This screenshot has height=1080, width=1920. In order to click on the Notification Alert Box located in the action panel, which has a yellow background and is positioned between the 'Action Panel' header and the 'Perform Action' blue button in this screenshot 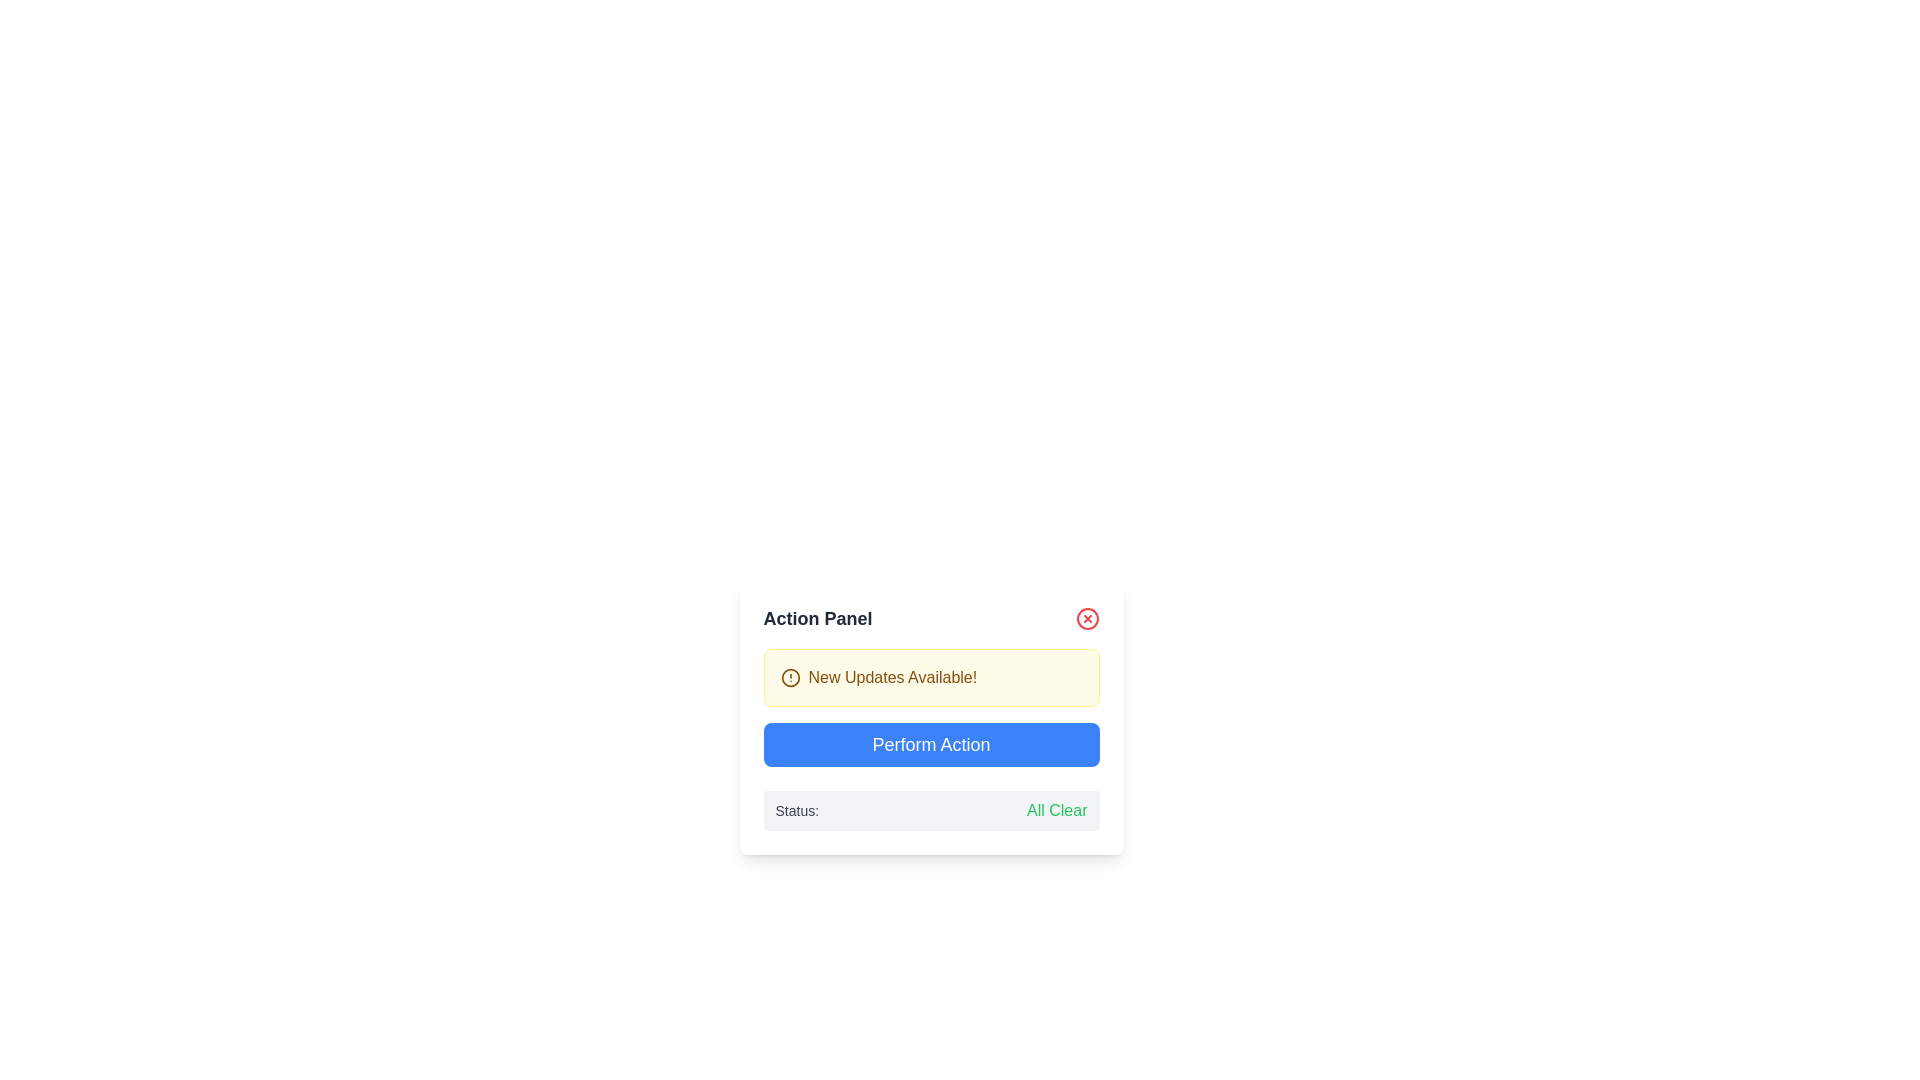, I will do `click(930, 677)`.